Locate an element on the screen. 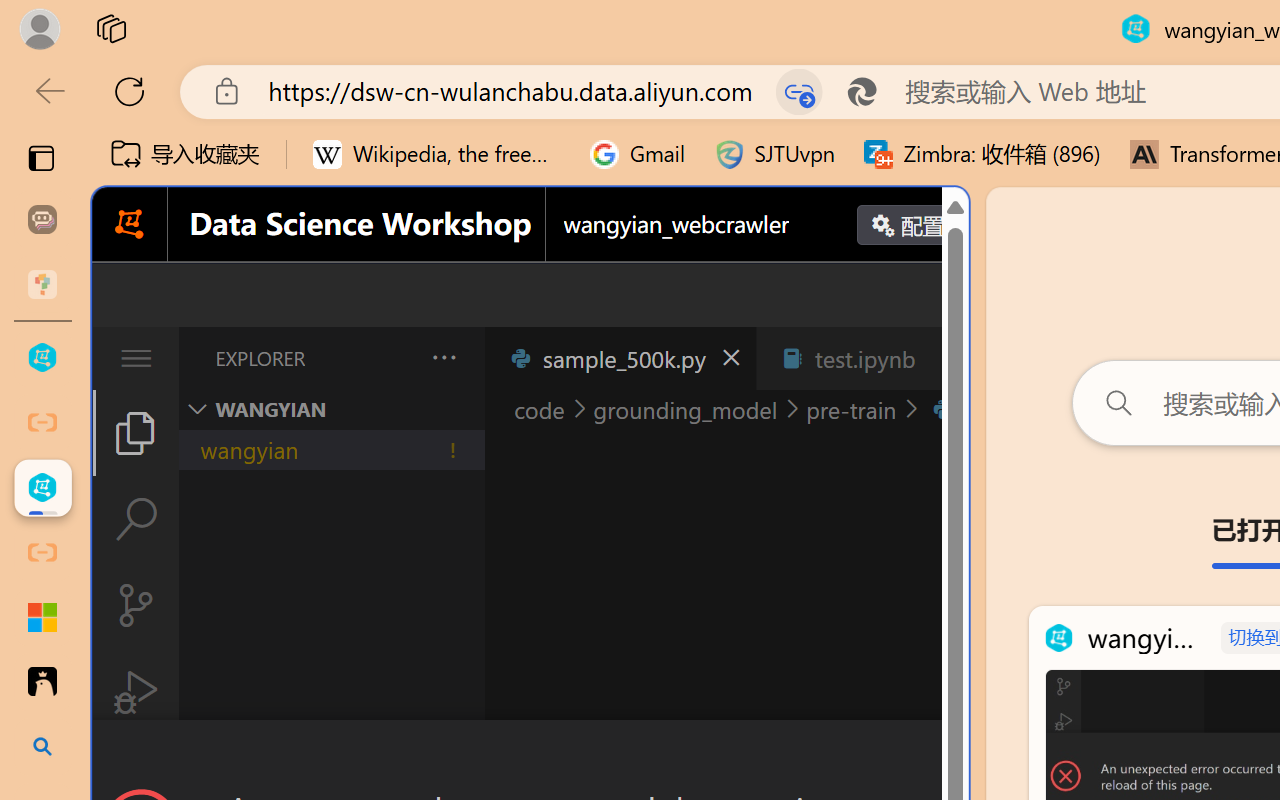 The width and height of the screenshot is (1280, 800). 'Source Control (Ctrl+Shift+G)' is located at coordinates (134, 605).